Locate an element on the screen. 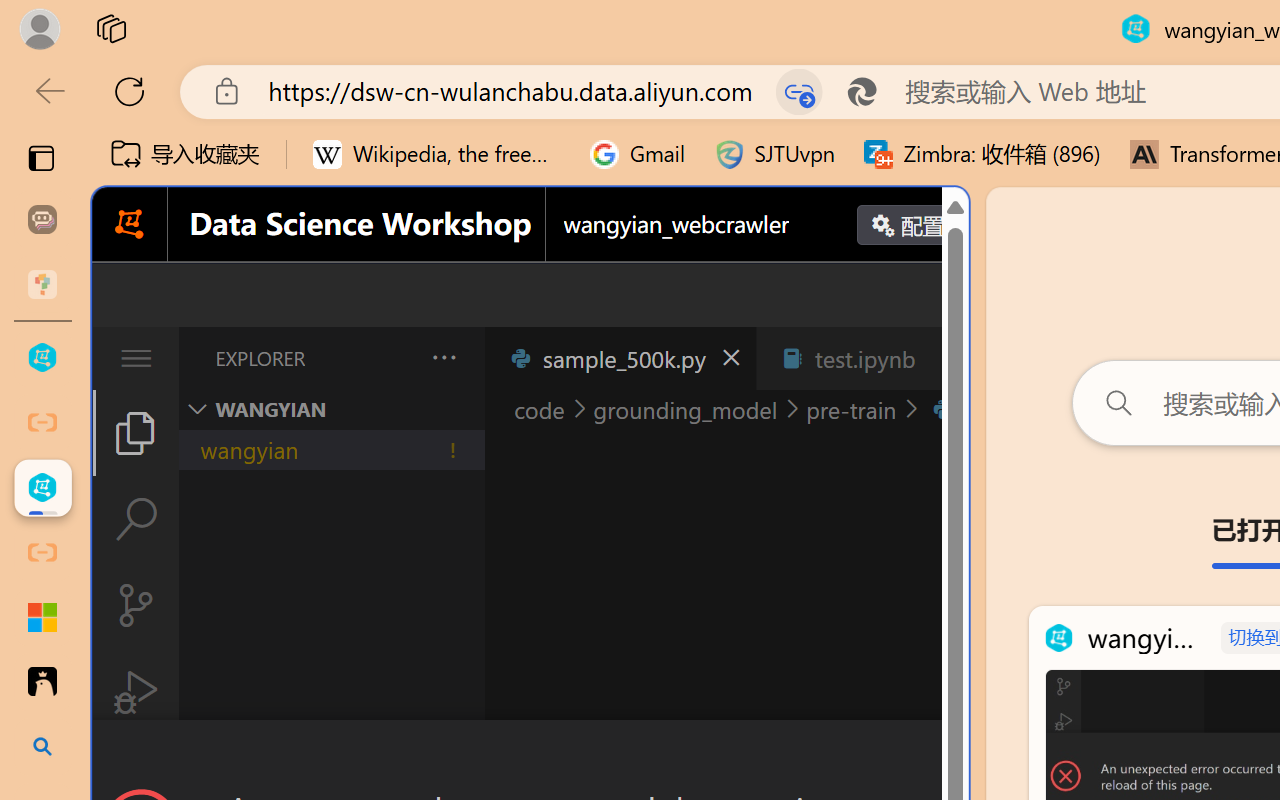 The width and height of the screenshot is (1280, 800). 'Source Control (Ctrl+Shift+G)' is located at coordinates (134, 605).